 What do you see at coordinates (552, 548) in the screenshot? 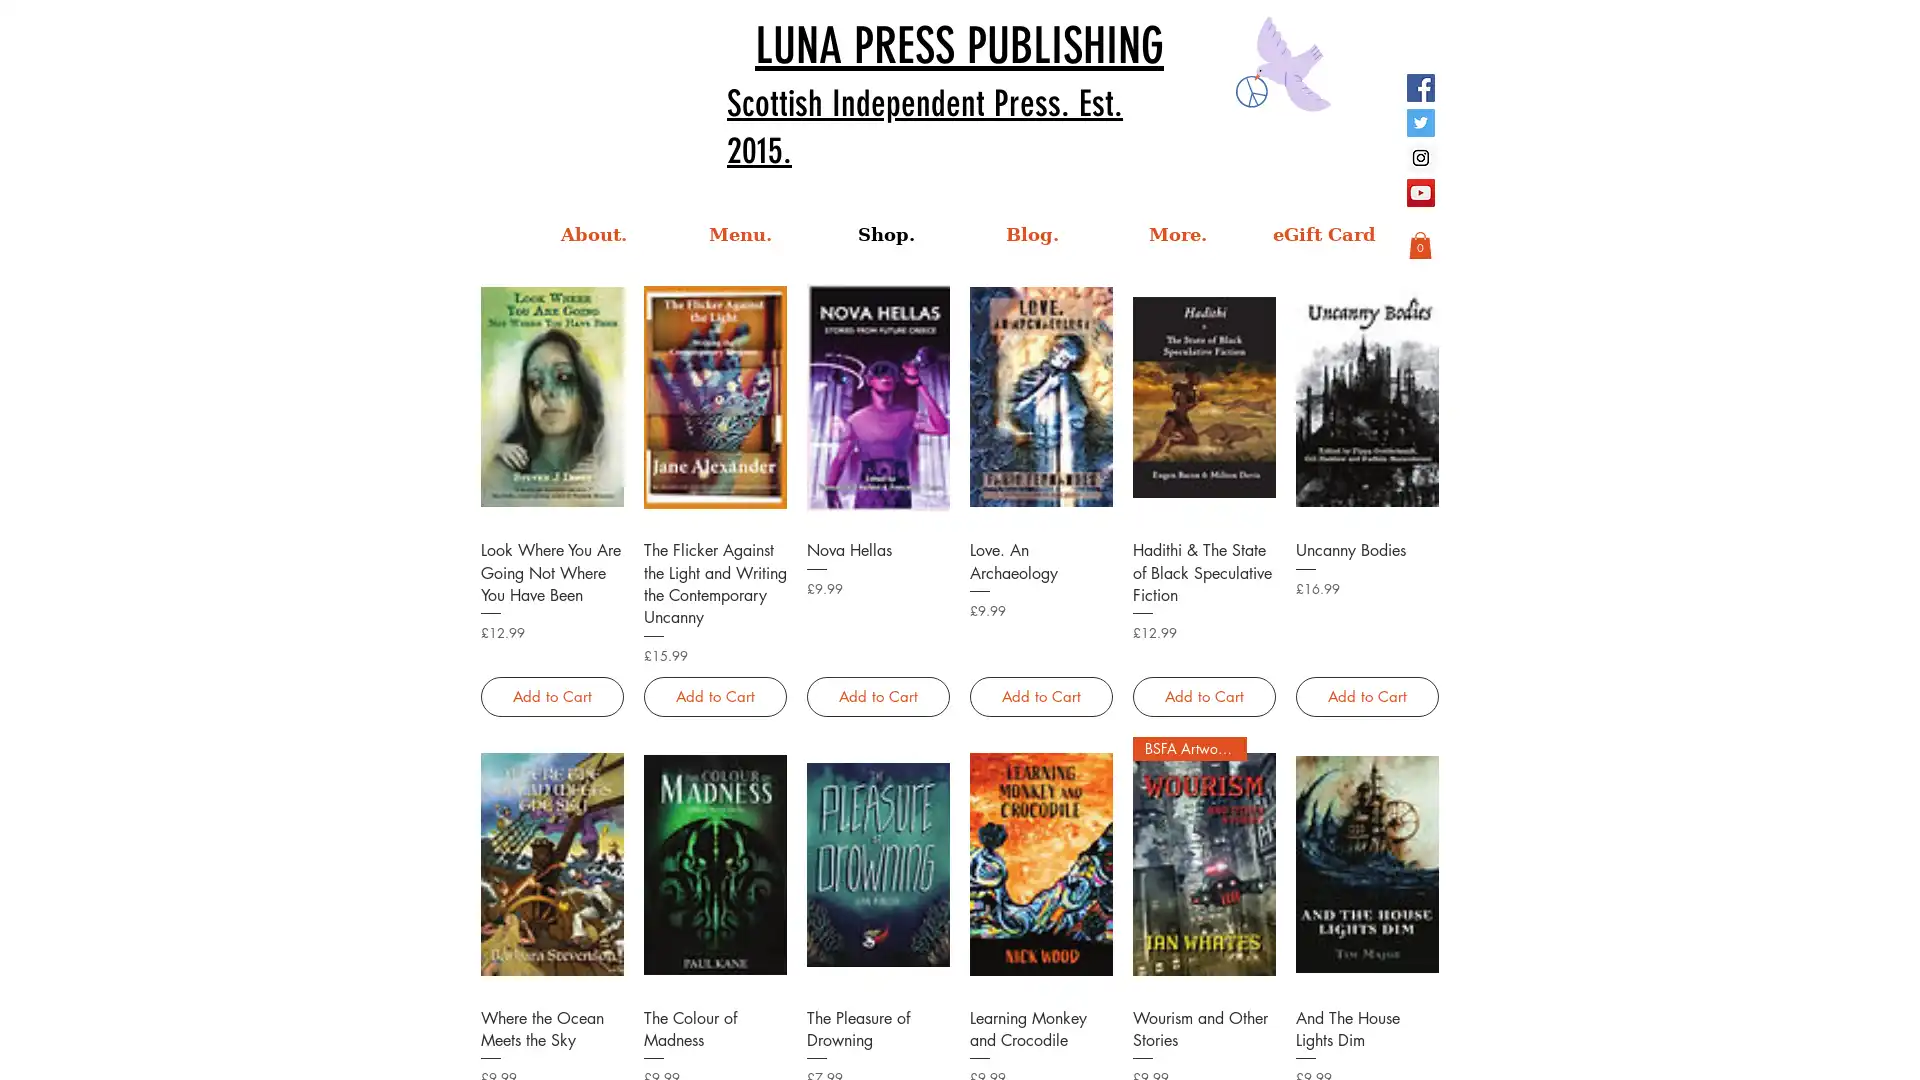
I see `Quick View` at bounding box center [552, 548].